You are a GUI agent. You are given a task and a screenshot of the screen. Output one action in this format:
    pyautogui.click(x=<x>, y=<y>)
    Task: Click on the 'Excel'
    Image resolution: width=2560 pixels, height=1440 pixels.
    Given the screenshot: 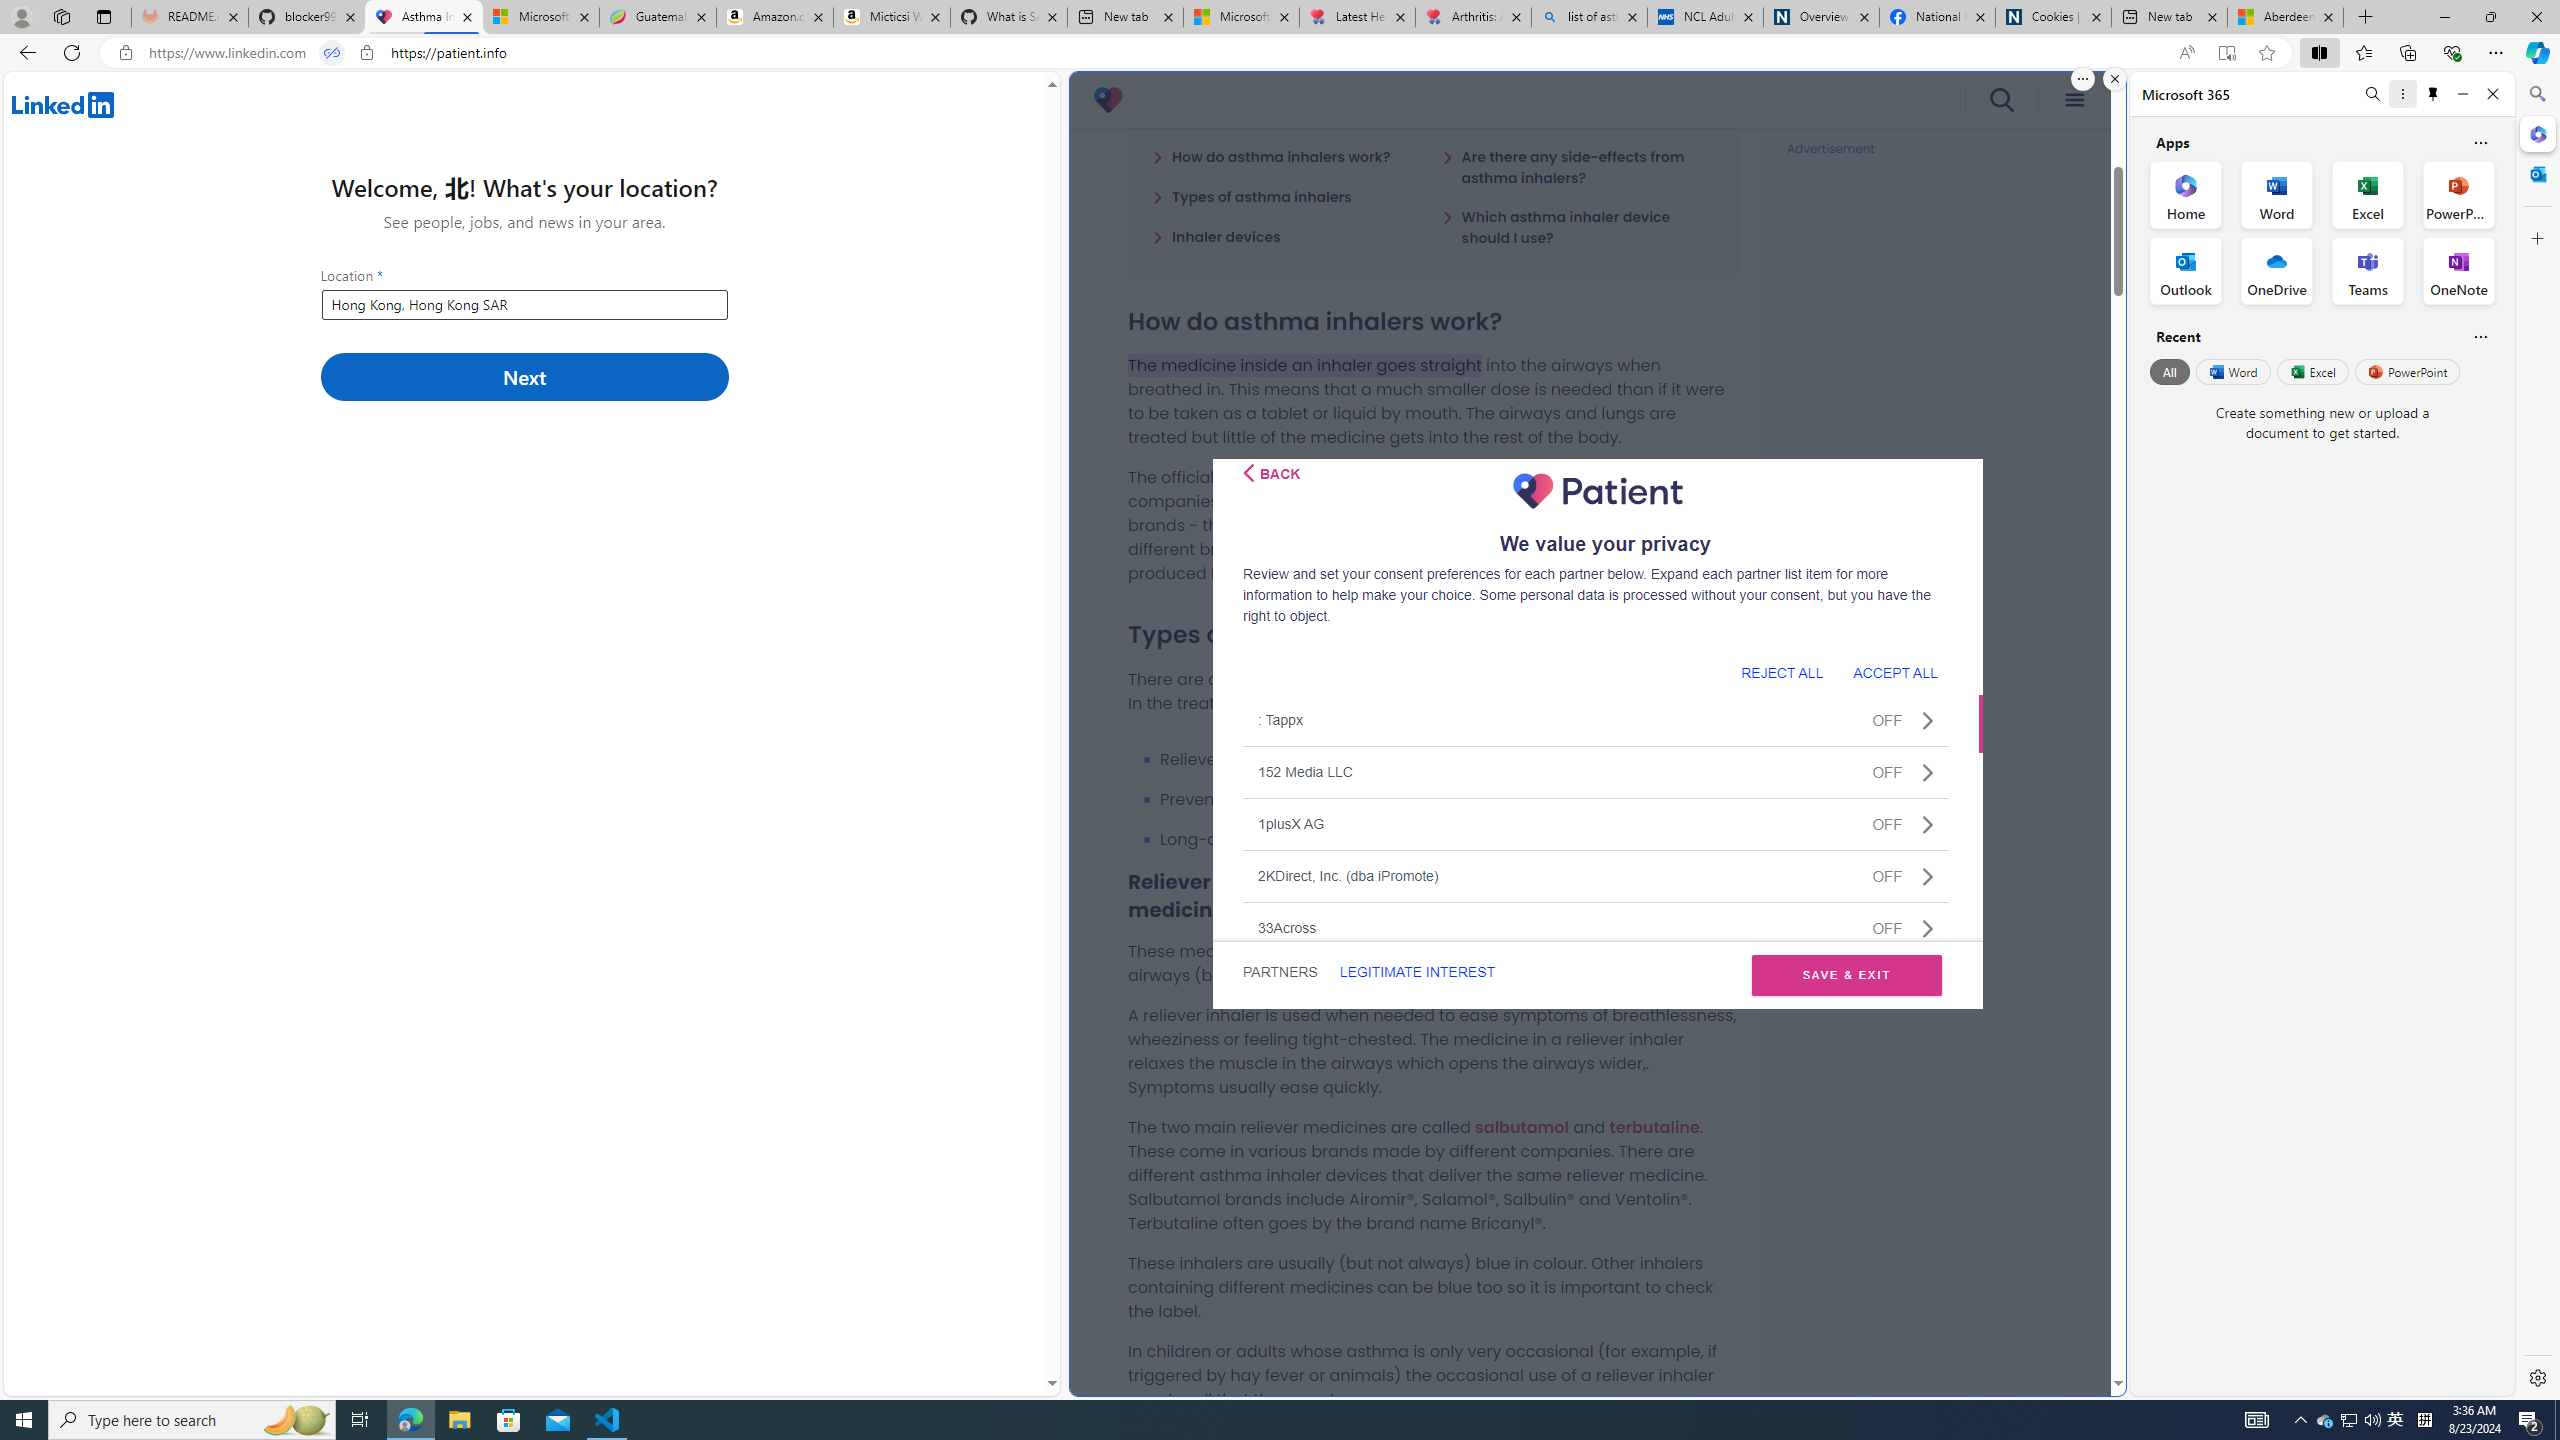 What is the action you would take?
    pyautogui.click(x=2311, y=371)
    